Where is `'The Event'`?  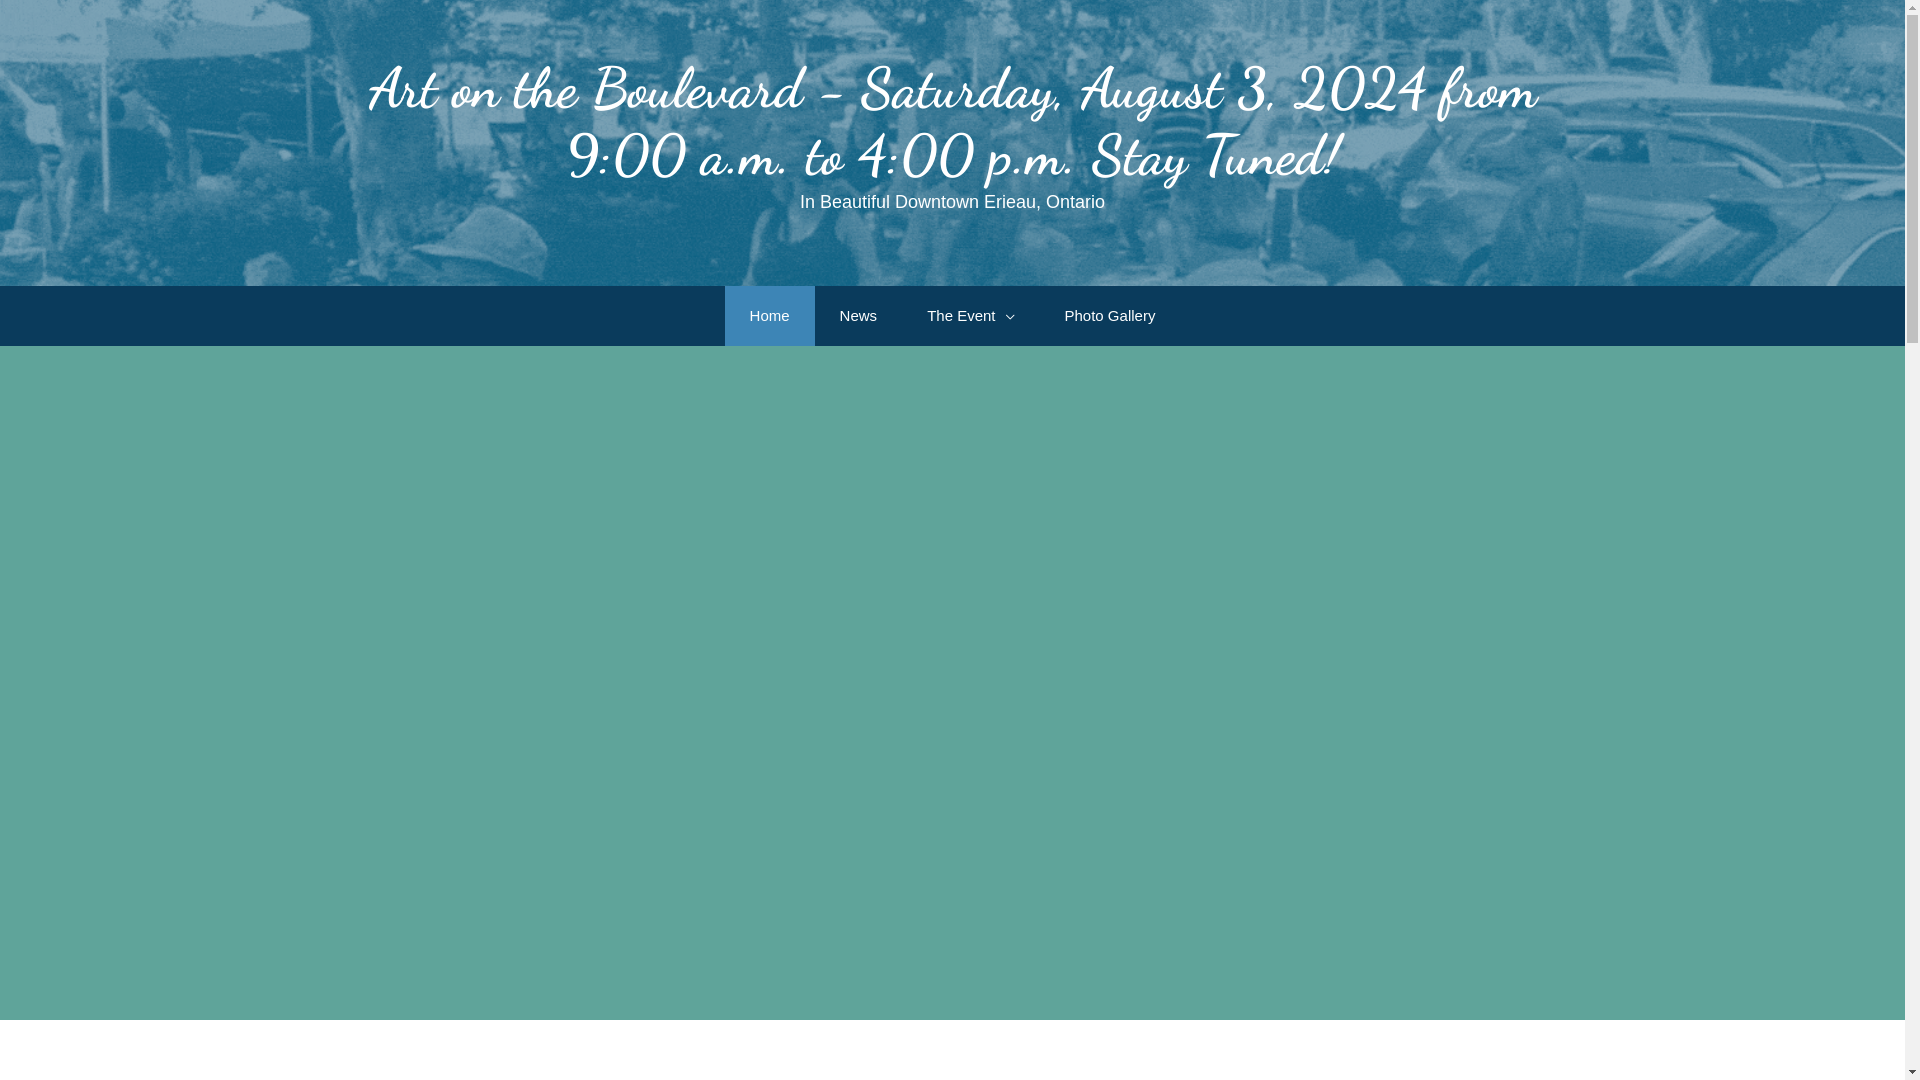
'The Event' is located at coordinates (901, 315).